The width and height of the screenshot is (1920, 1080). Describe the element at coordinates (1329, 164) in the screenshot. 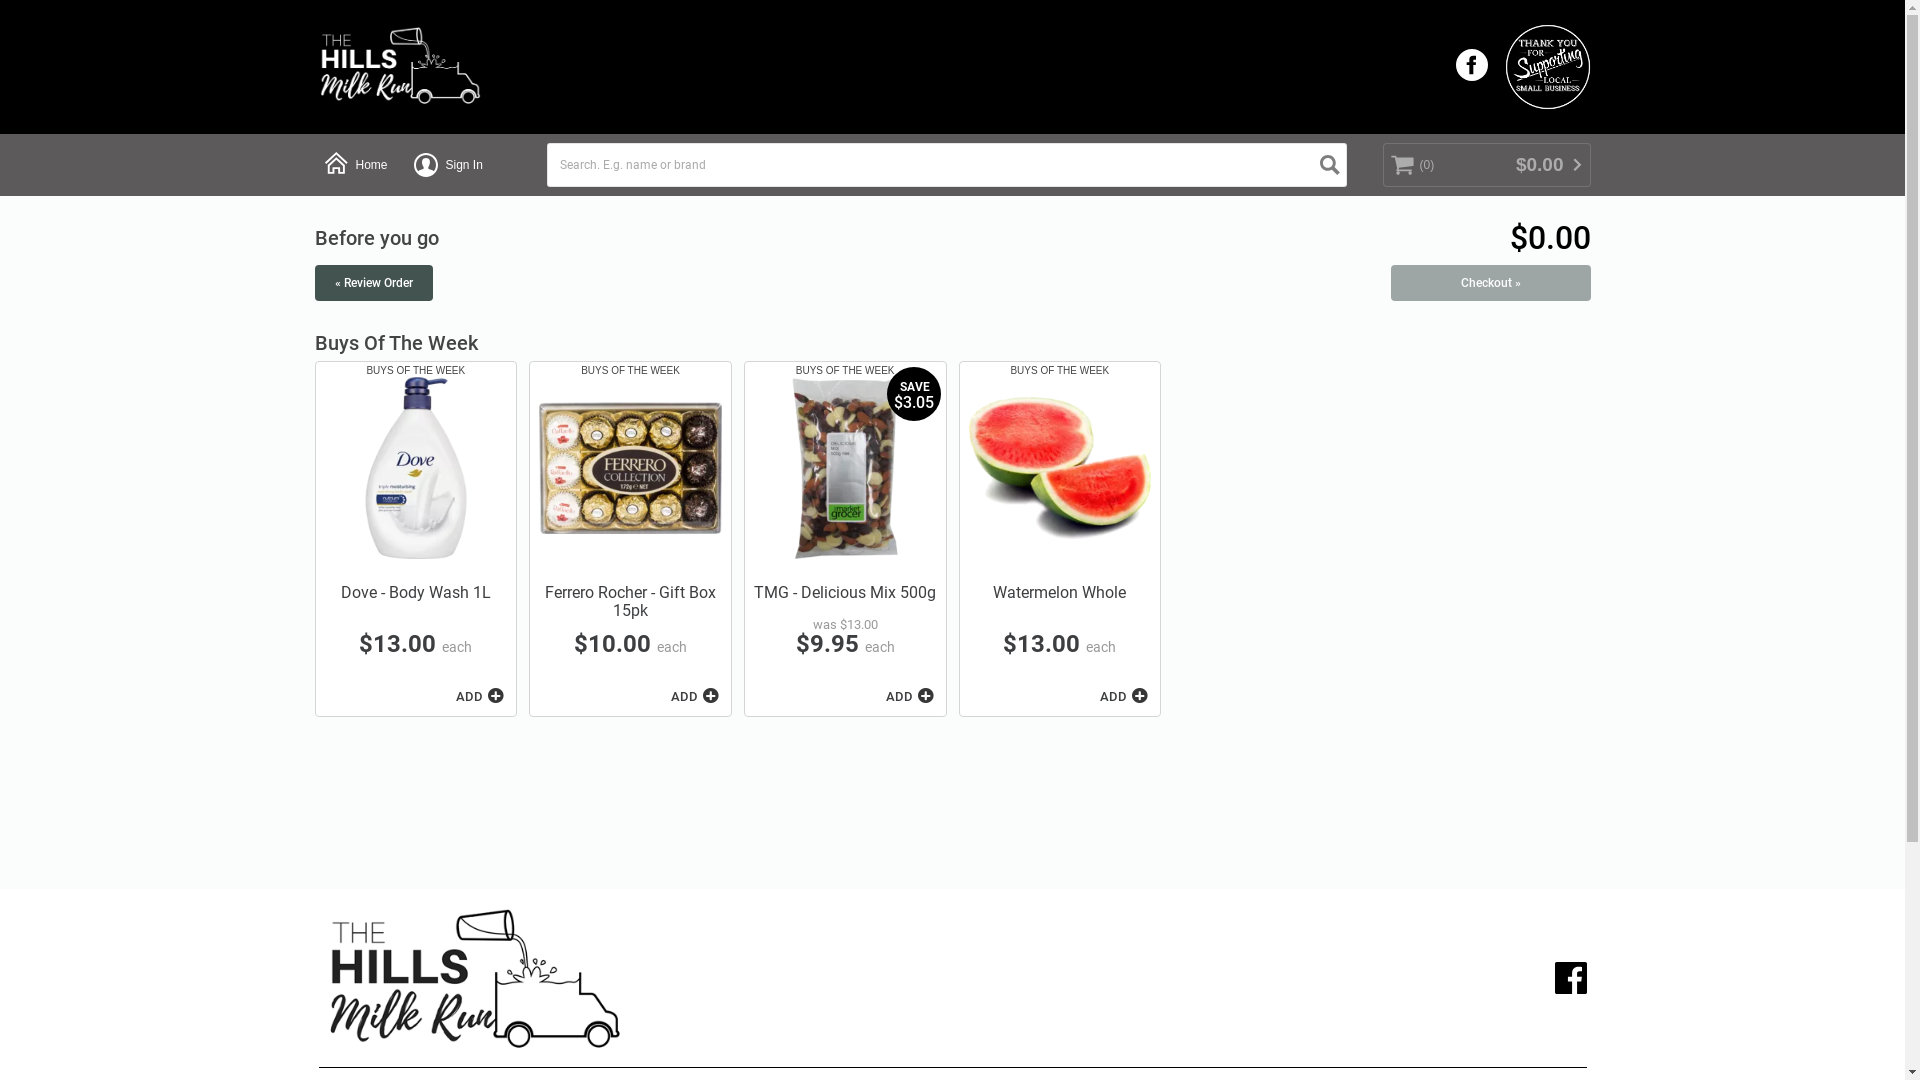

I see `'Search'` at that location.